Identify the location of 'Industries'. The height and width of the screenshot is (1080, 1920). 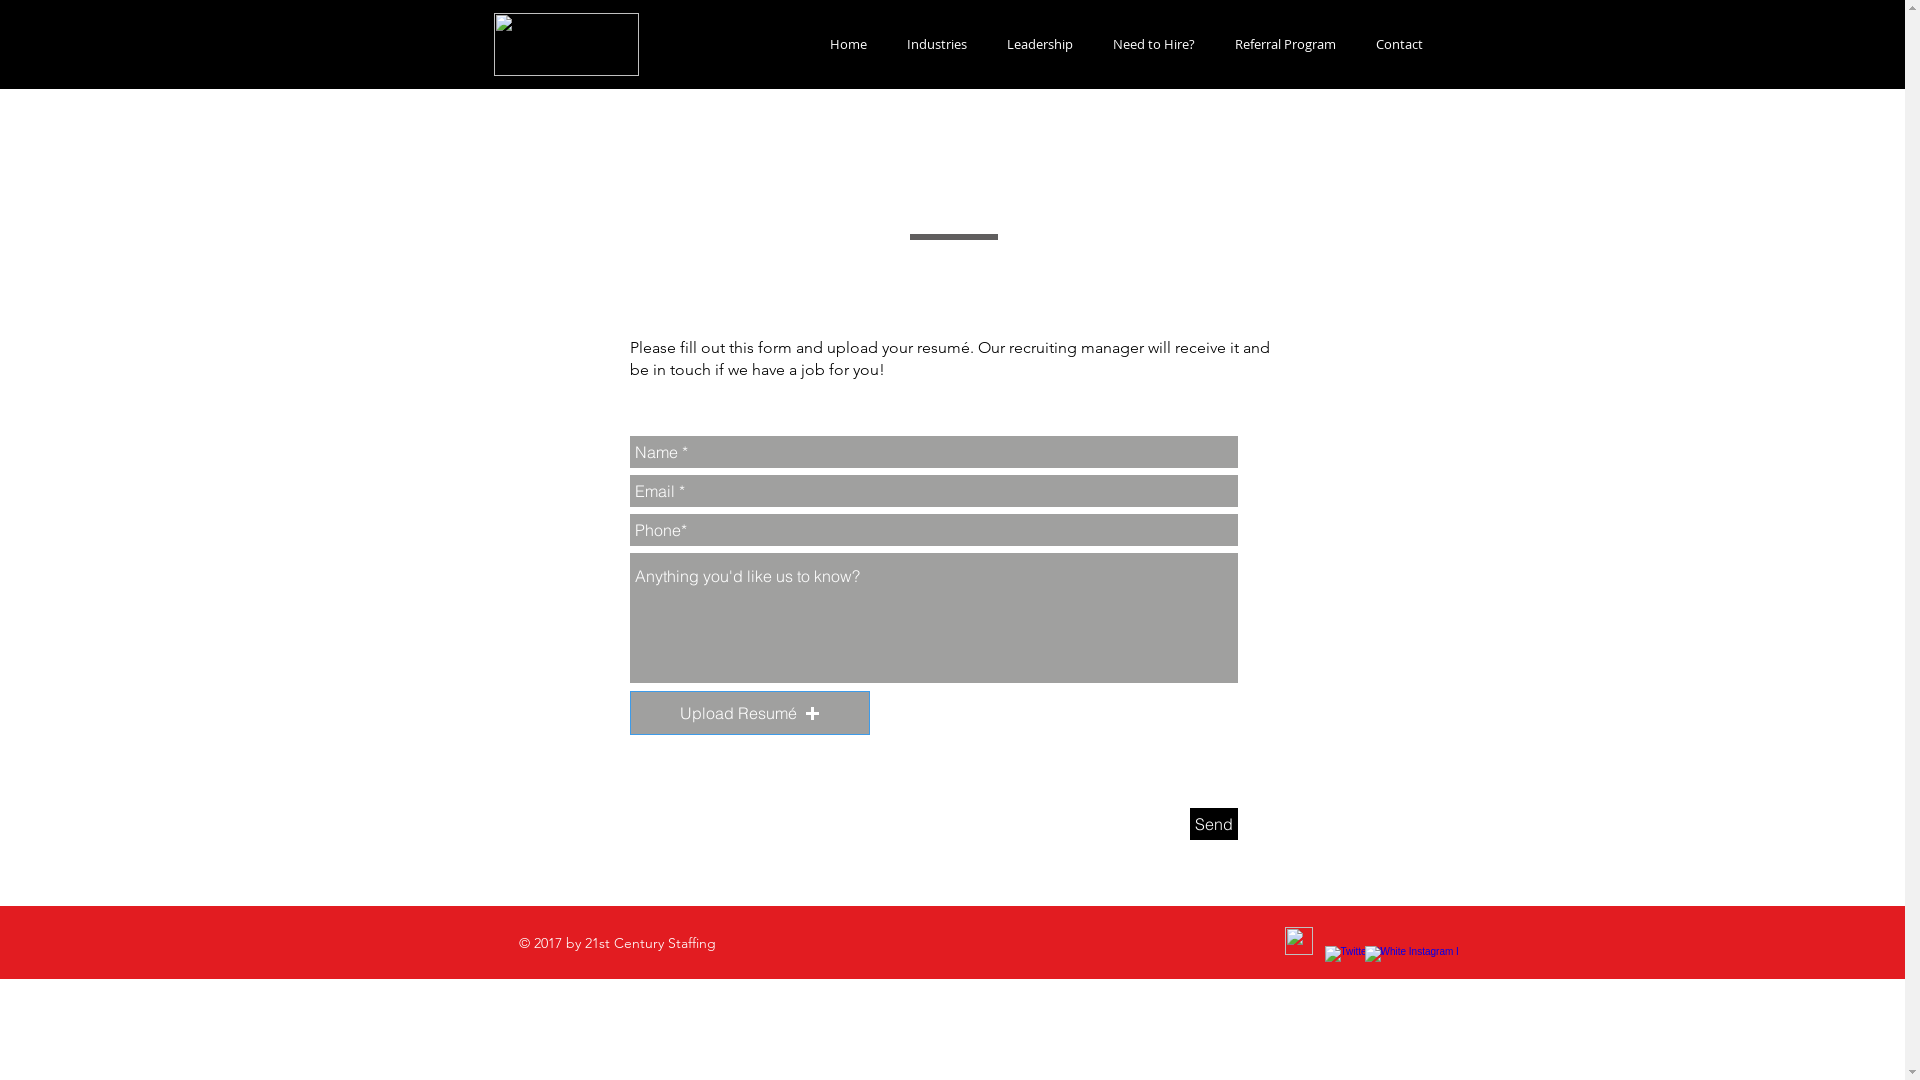
(885, 44).